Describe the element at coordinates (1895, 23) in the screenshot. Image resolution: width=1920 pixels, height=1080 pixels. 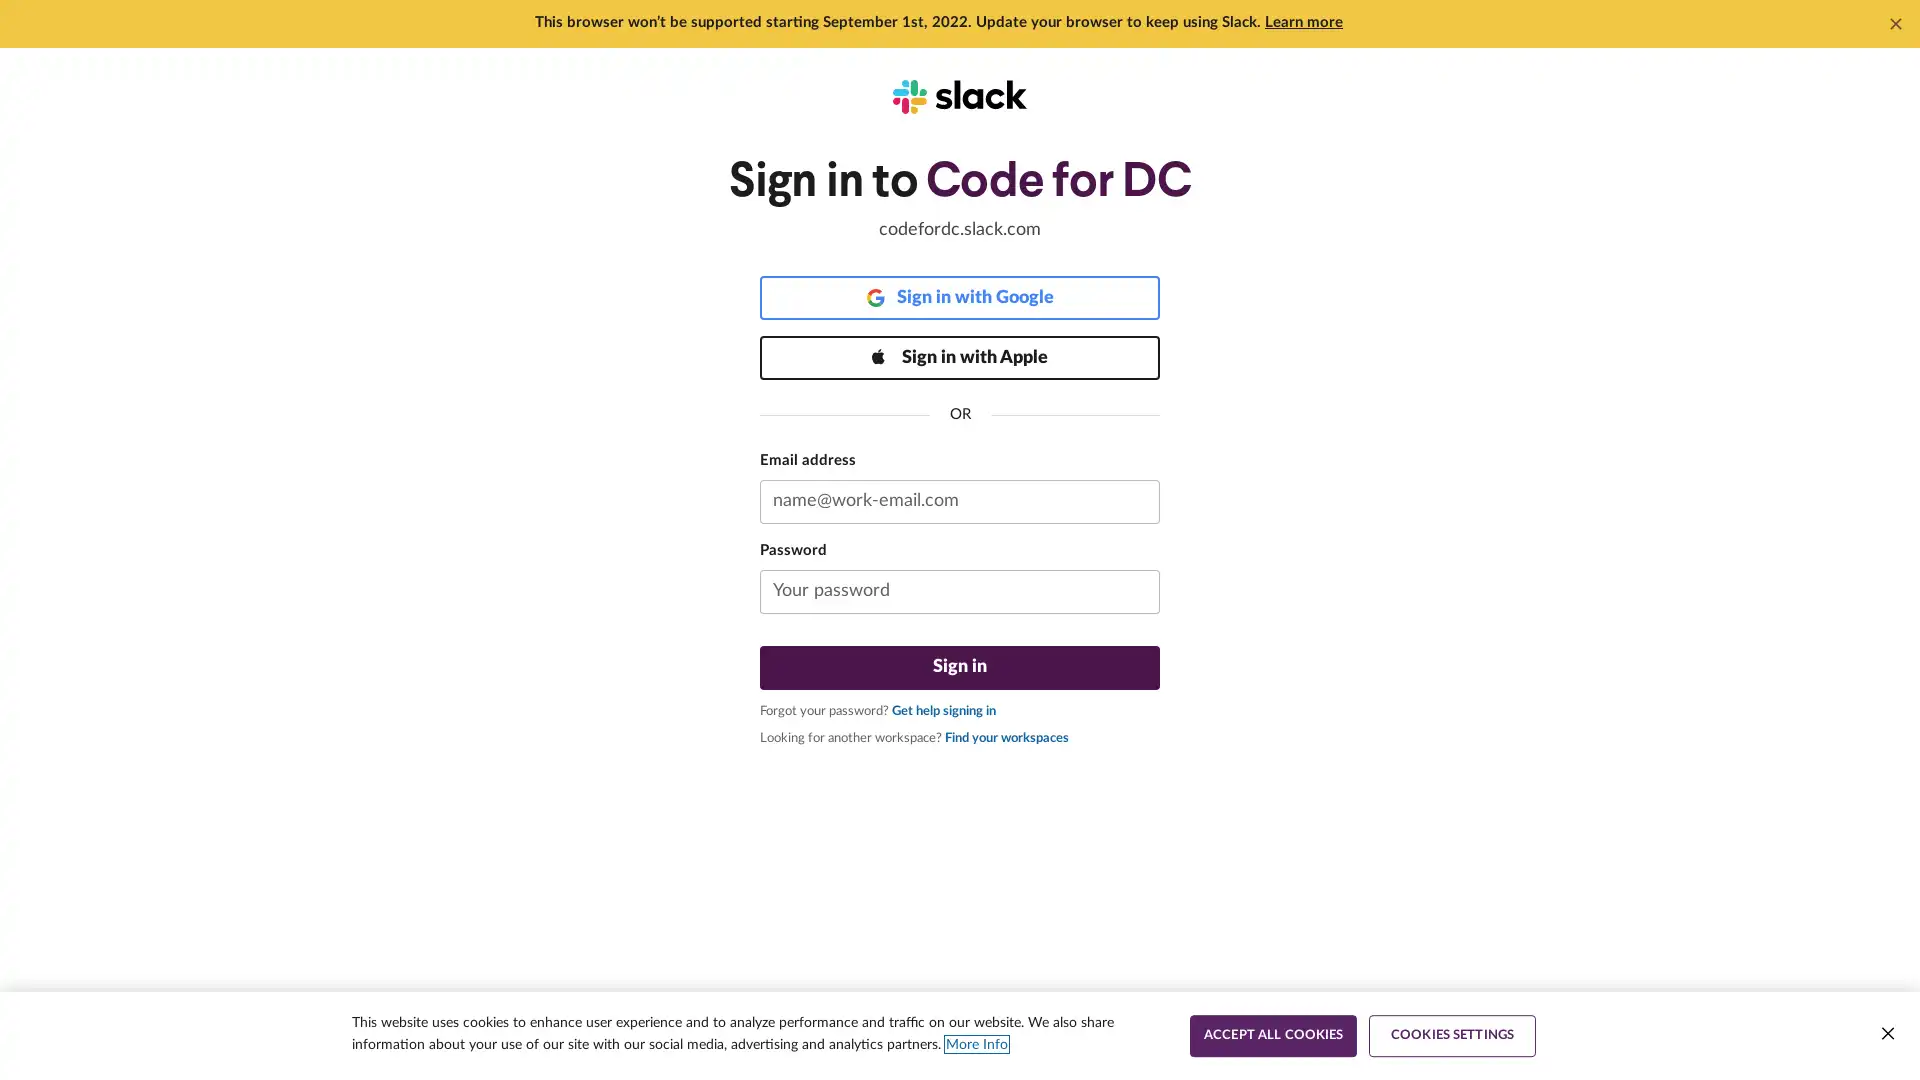
I see `Dismiss` at that location.